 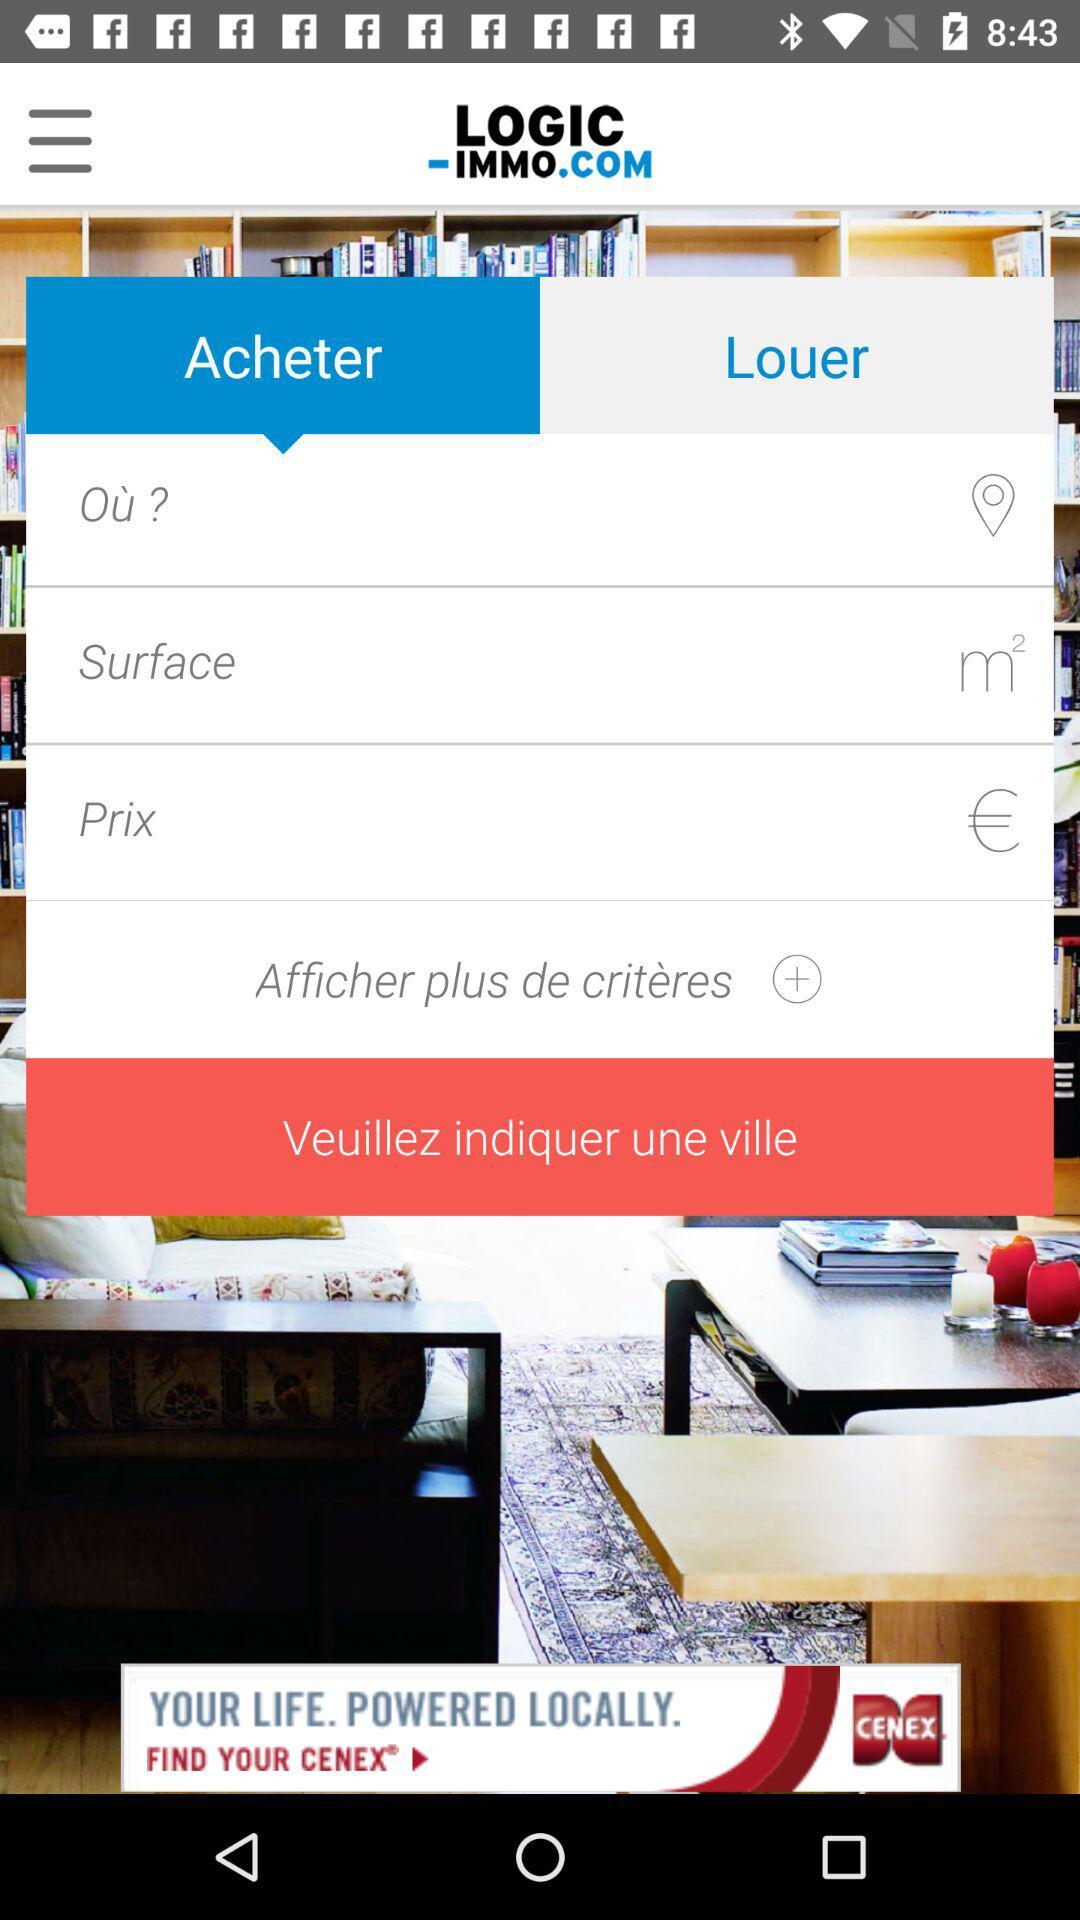 I want to click on price, so click(x=576, y=817).